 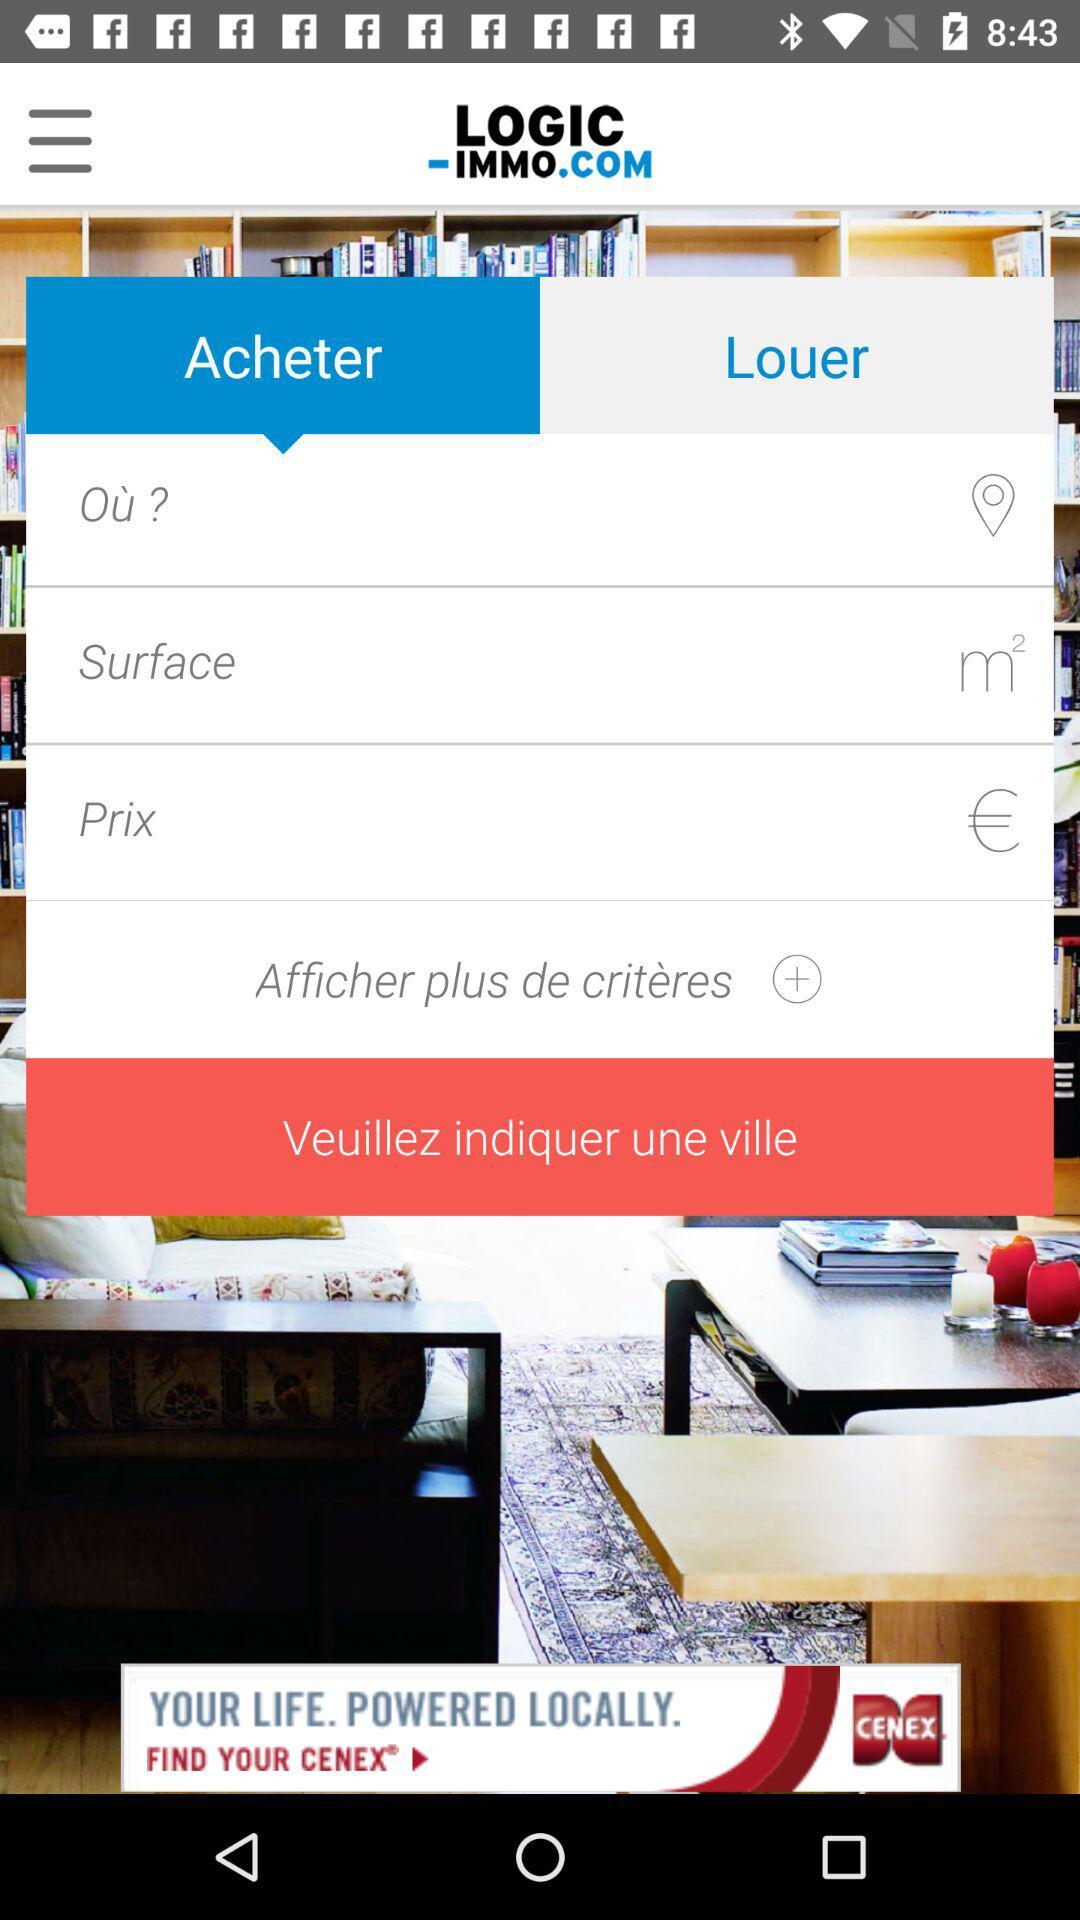 I want to click on price, so click(x=576, y=817).